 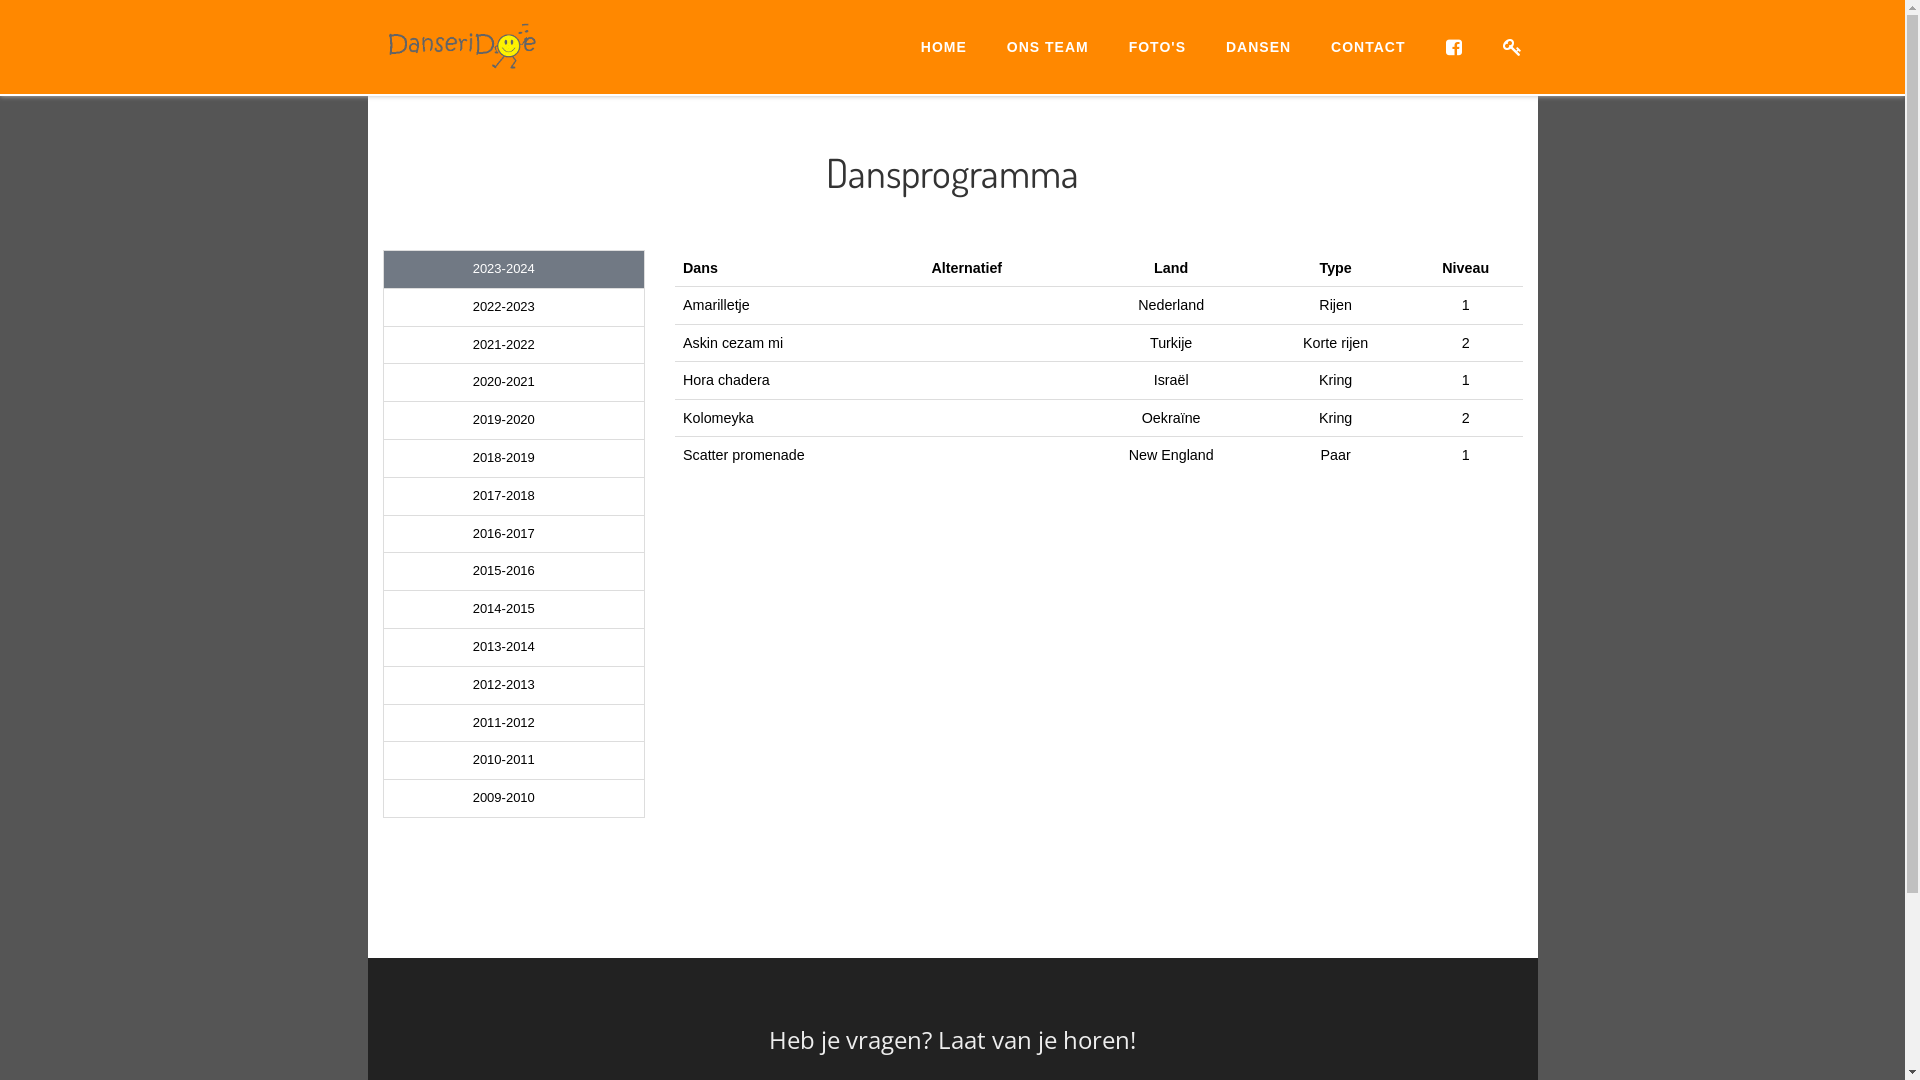 What do you see at coordinates (514, 797) in the screenshot?
I see `'2009-2010'` at bounding box center [514, 797].